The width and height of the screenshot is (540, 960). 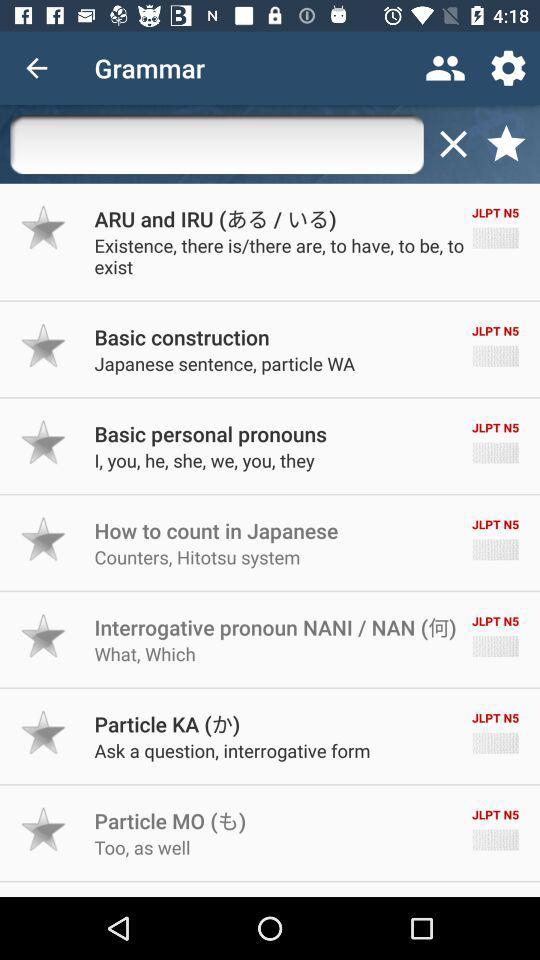 What do you see at coordinates (505, 143) in the screenshot?
I see `bookmark` at bounding box center [505, 143].